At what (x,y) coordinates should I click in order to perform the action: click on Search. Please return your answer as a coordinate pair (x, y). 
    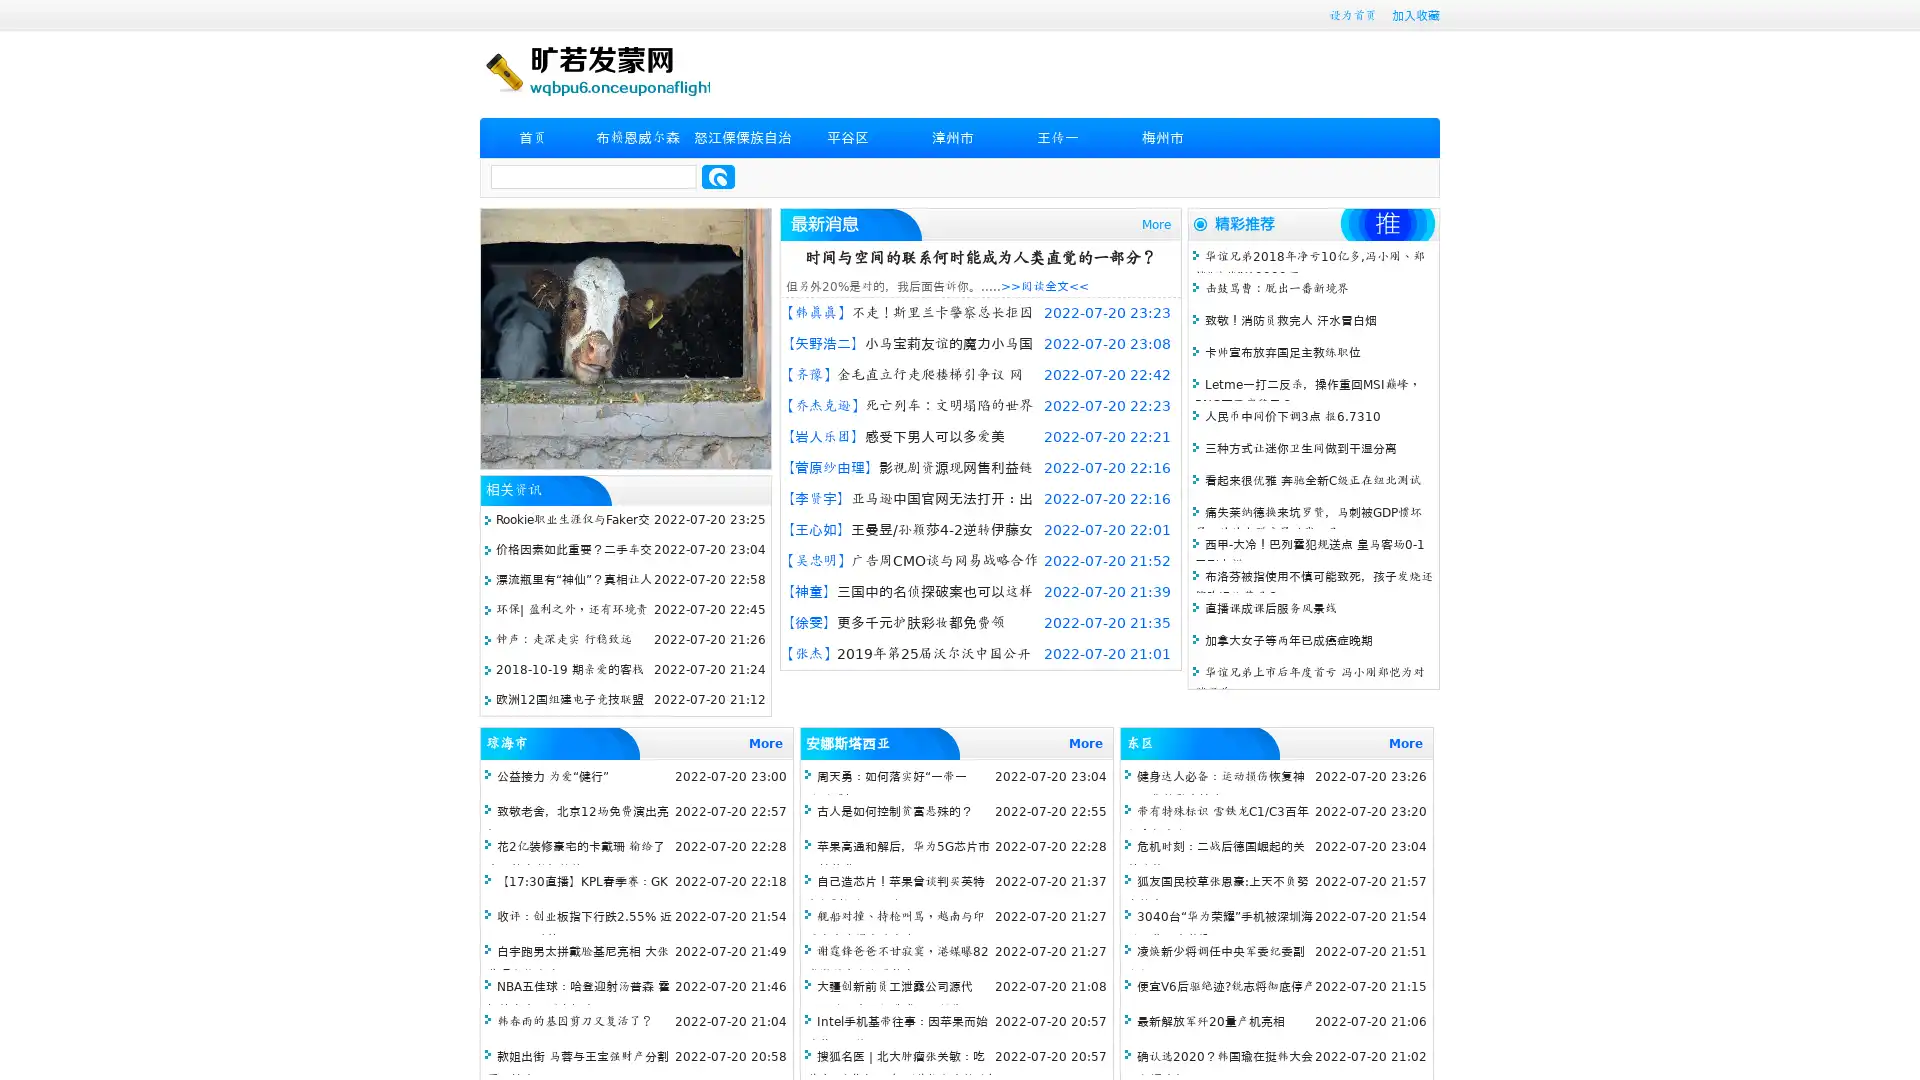
    Looking at the image, I should click on (718, 176).